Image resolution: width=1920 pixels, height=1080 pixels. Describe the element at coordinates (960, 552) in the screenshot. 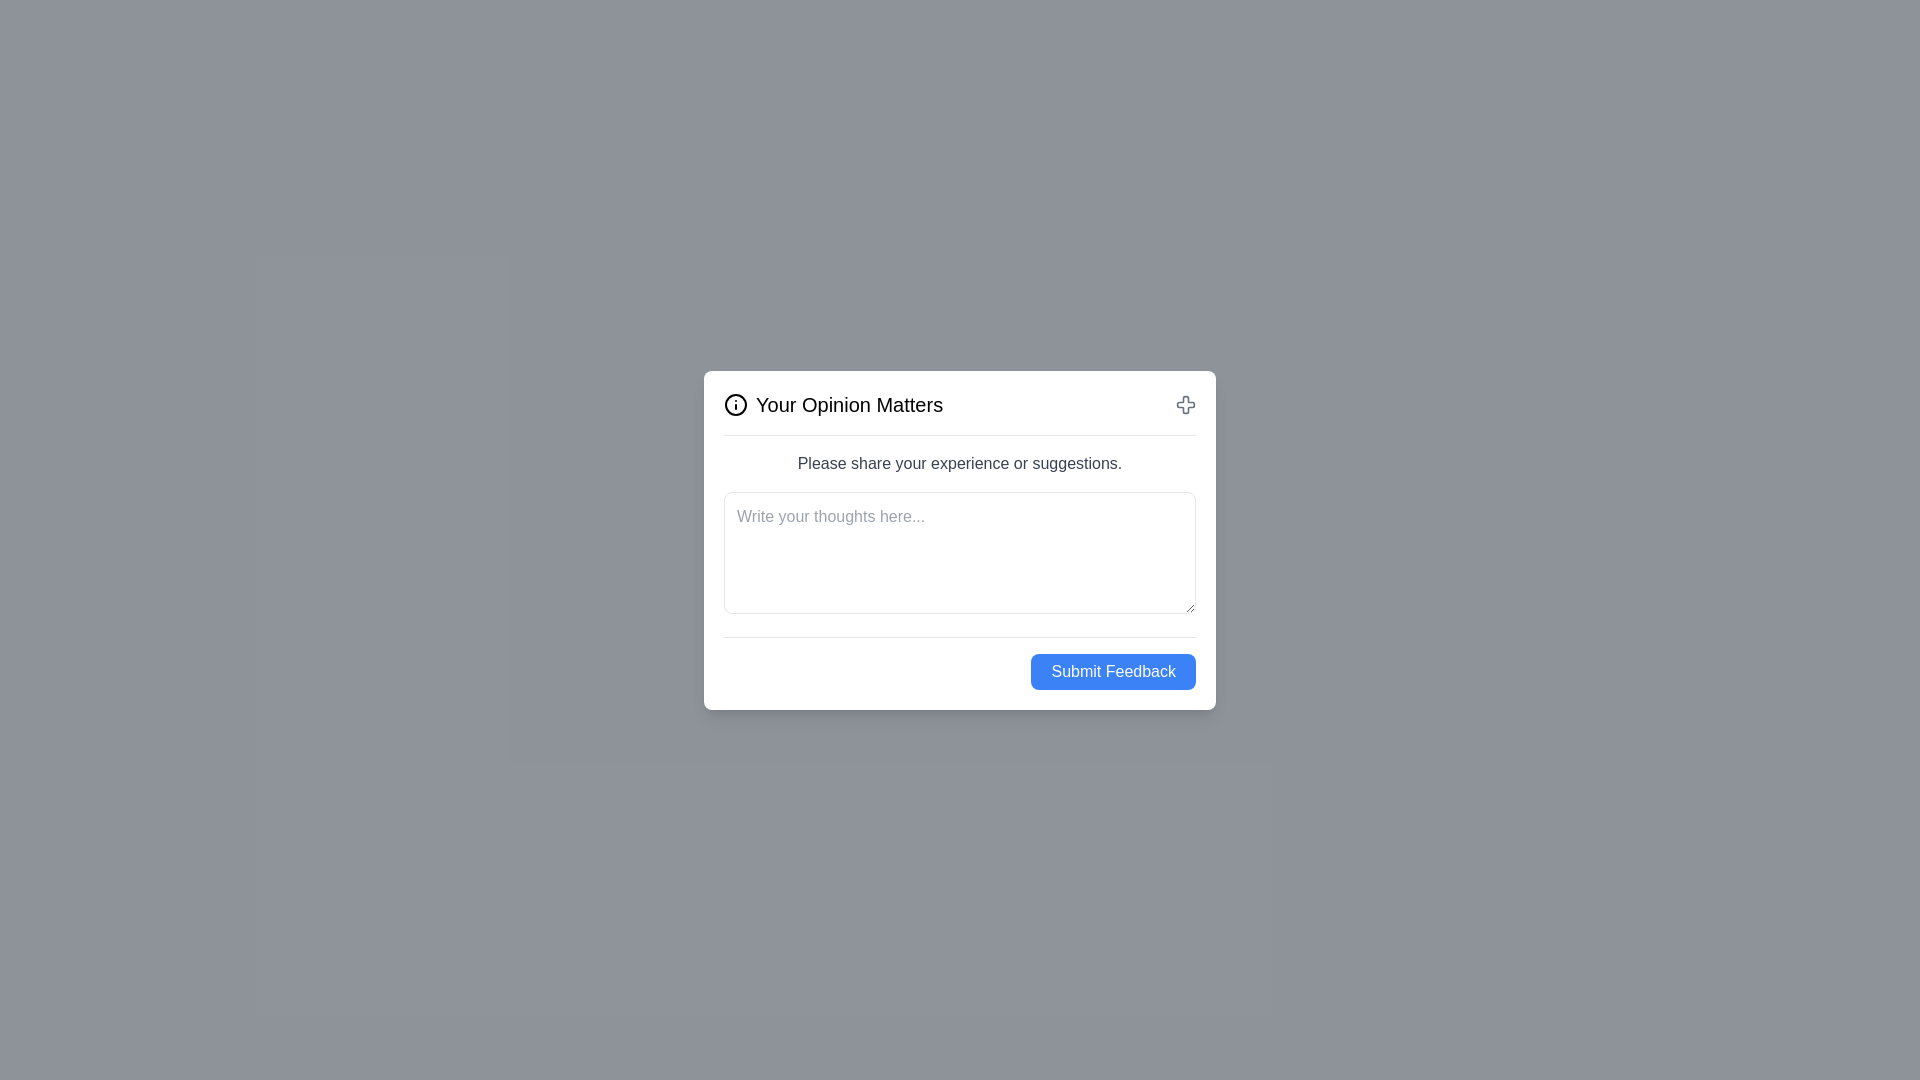

I see `the feedback textarea to focus on it` at that location.